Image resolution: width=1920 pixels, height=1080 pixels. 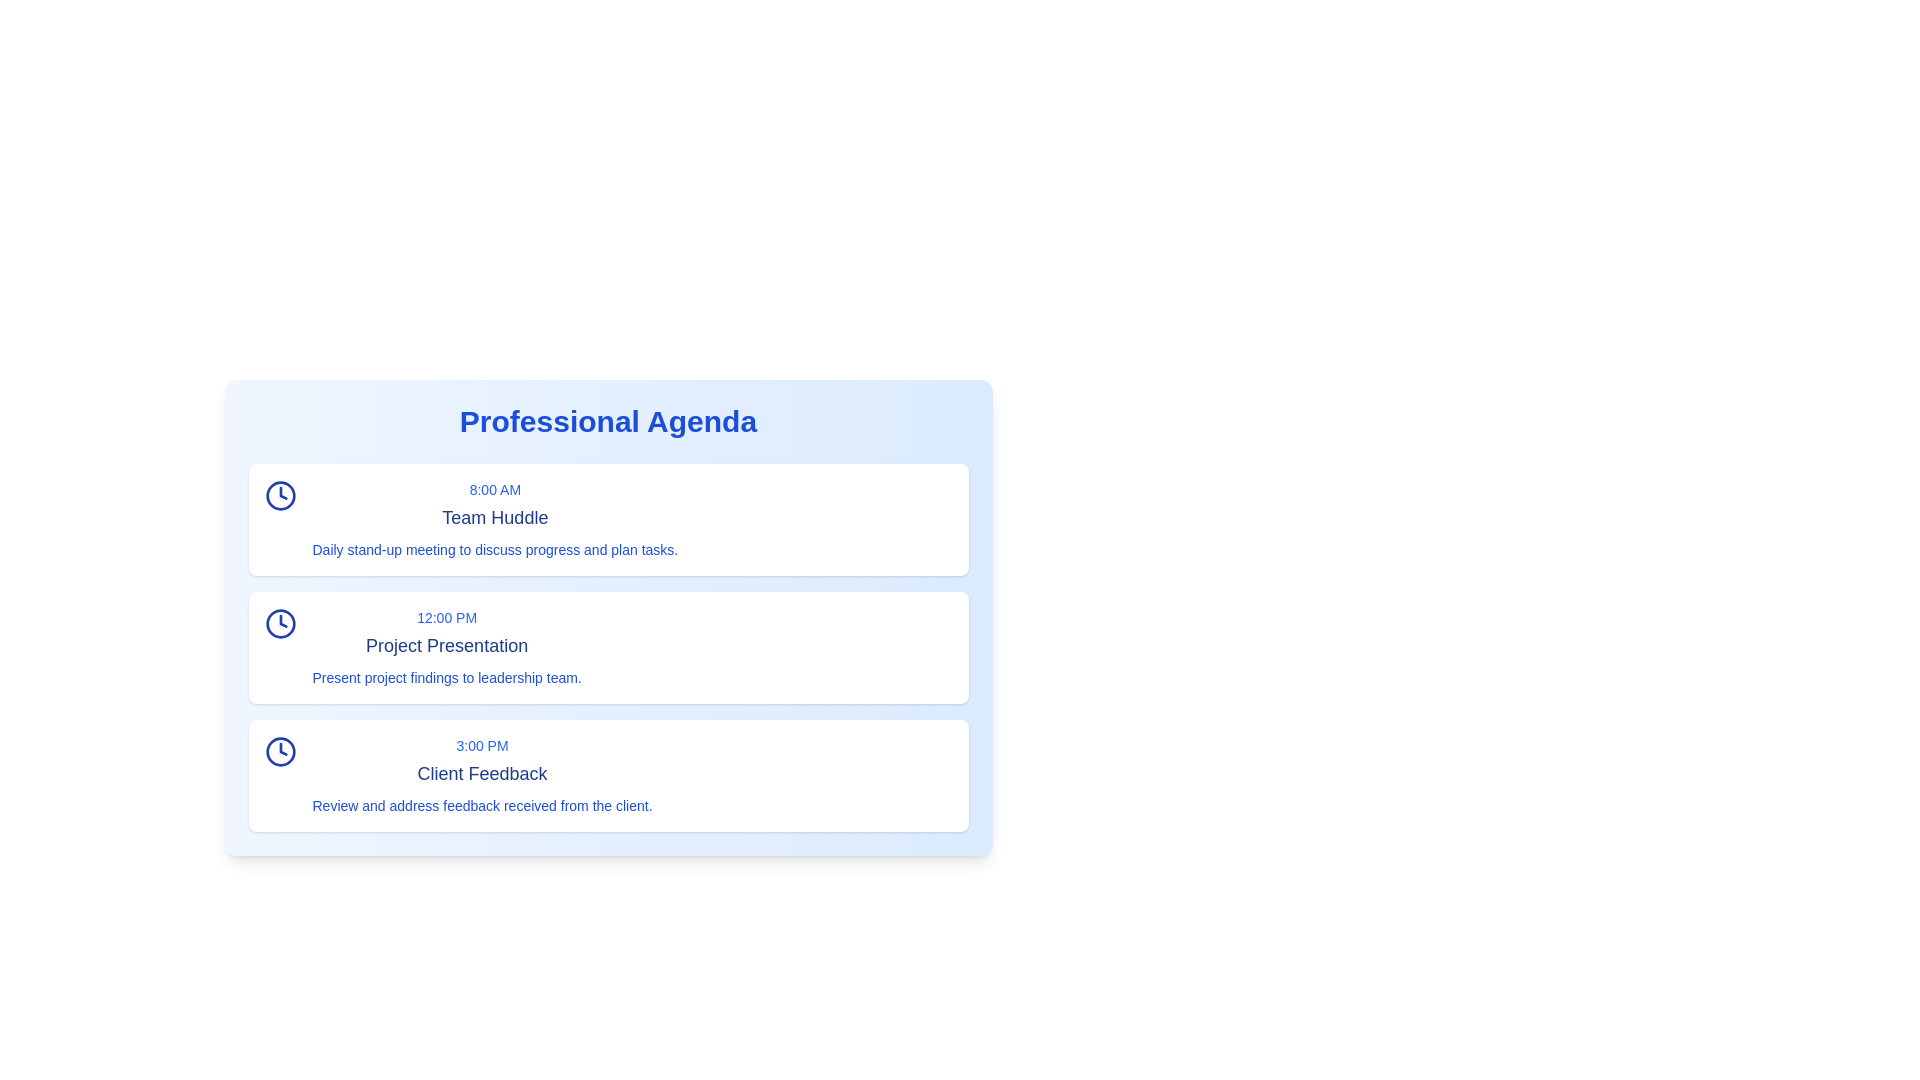 What do you see at coordinates (482, 805) in the screenshot?
I see `text content of the Text Label that displays 'Review and address feedback received from the client.' located below the 'Client Feedback' title` at bounding box center [482, 805].